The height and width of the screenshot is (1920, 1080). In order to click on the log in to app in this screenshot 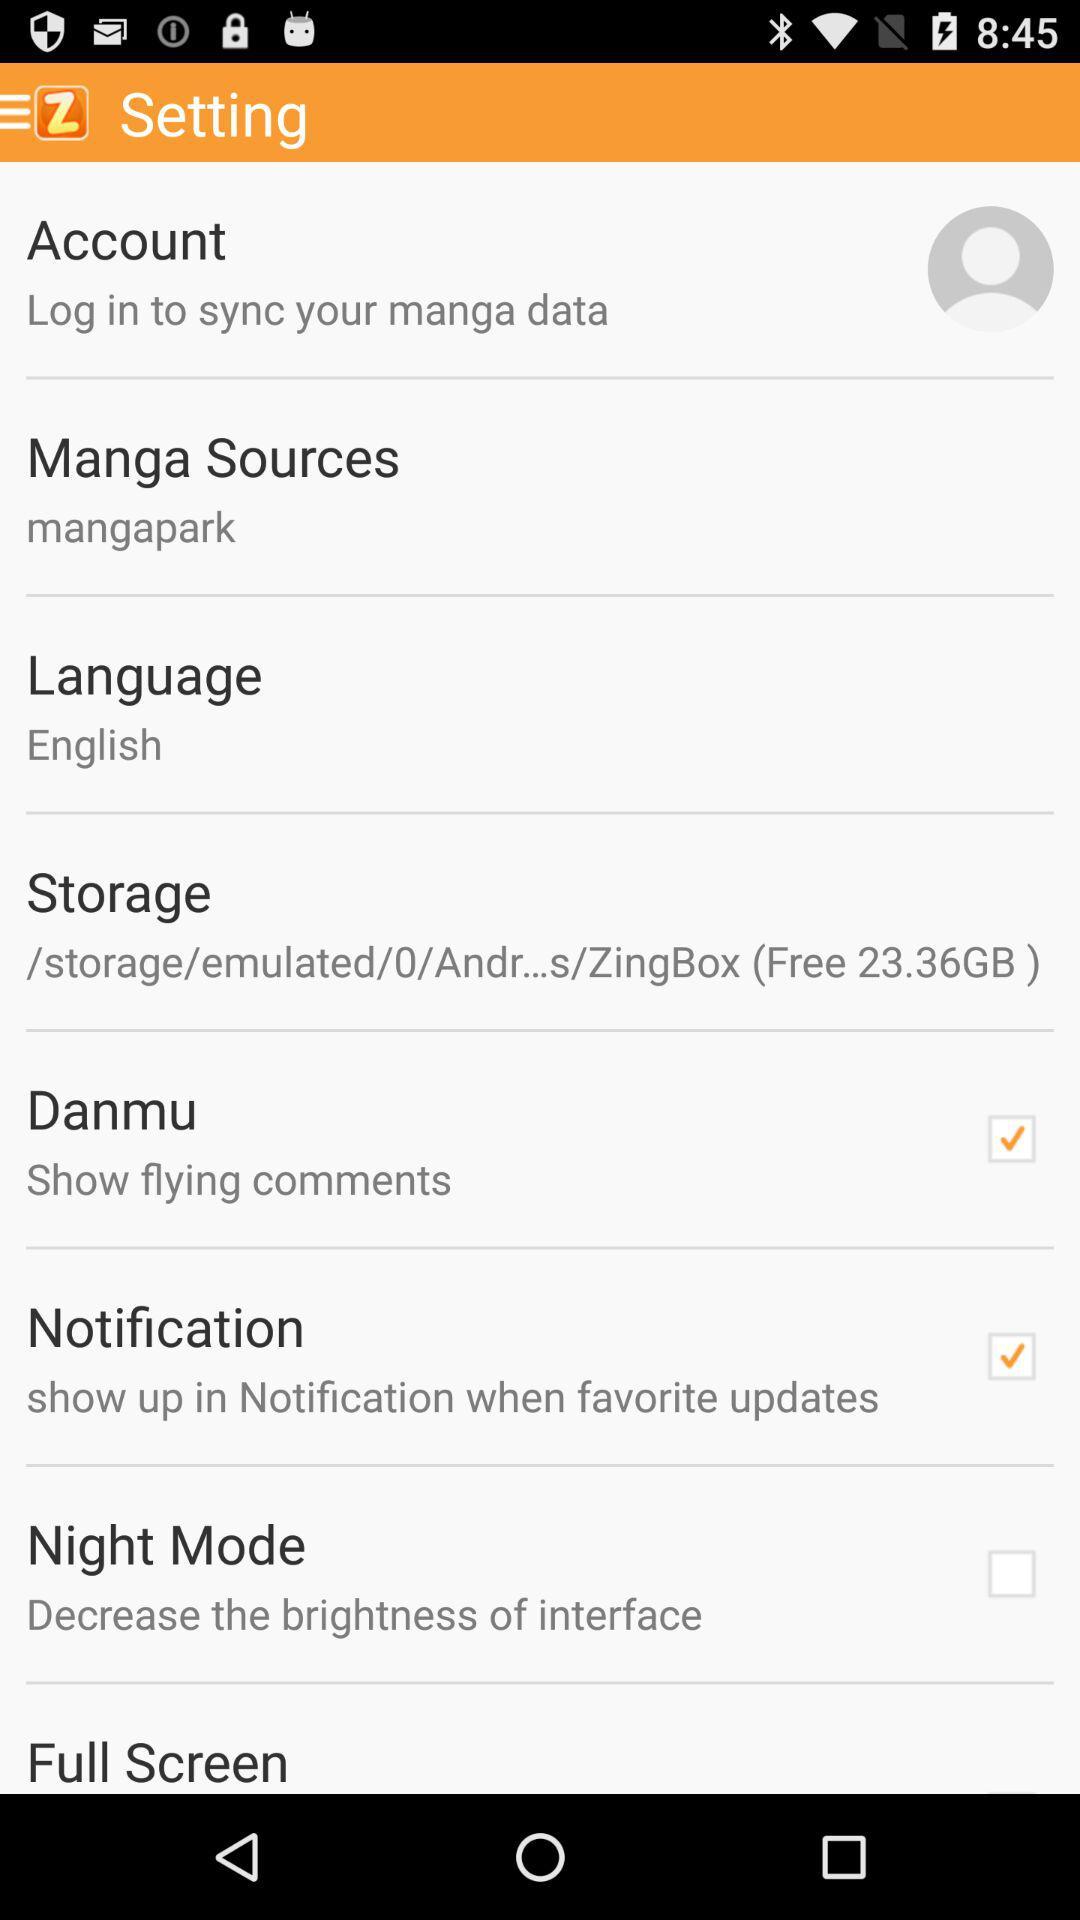, I will do `click(477, 307)`.